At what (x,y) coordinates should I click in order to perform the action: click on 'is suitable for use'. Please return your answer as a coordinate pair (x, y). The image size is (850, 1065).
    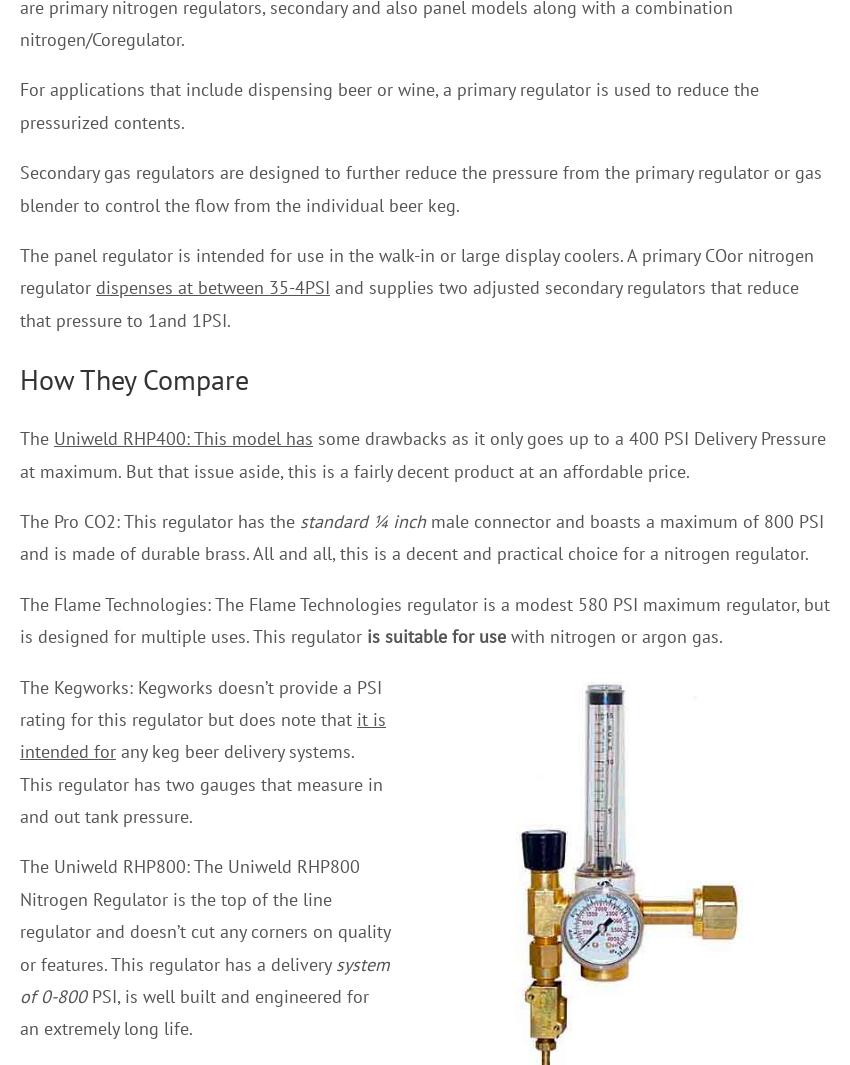
    Looking at the image, I should click on (435, 636).